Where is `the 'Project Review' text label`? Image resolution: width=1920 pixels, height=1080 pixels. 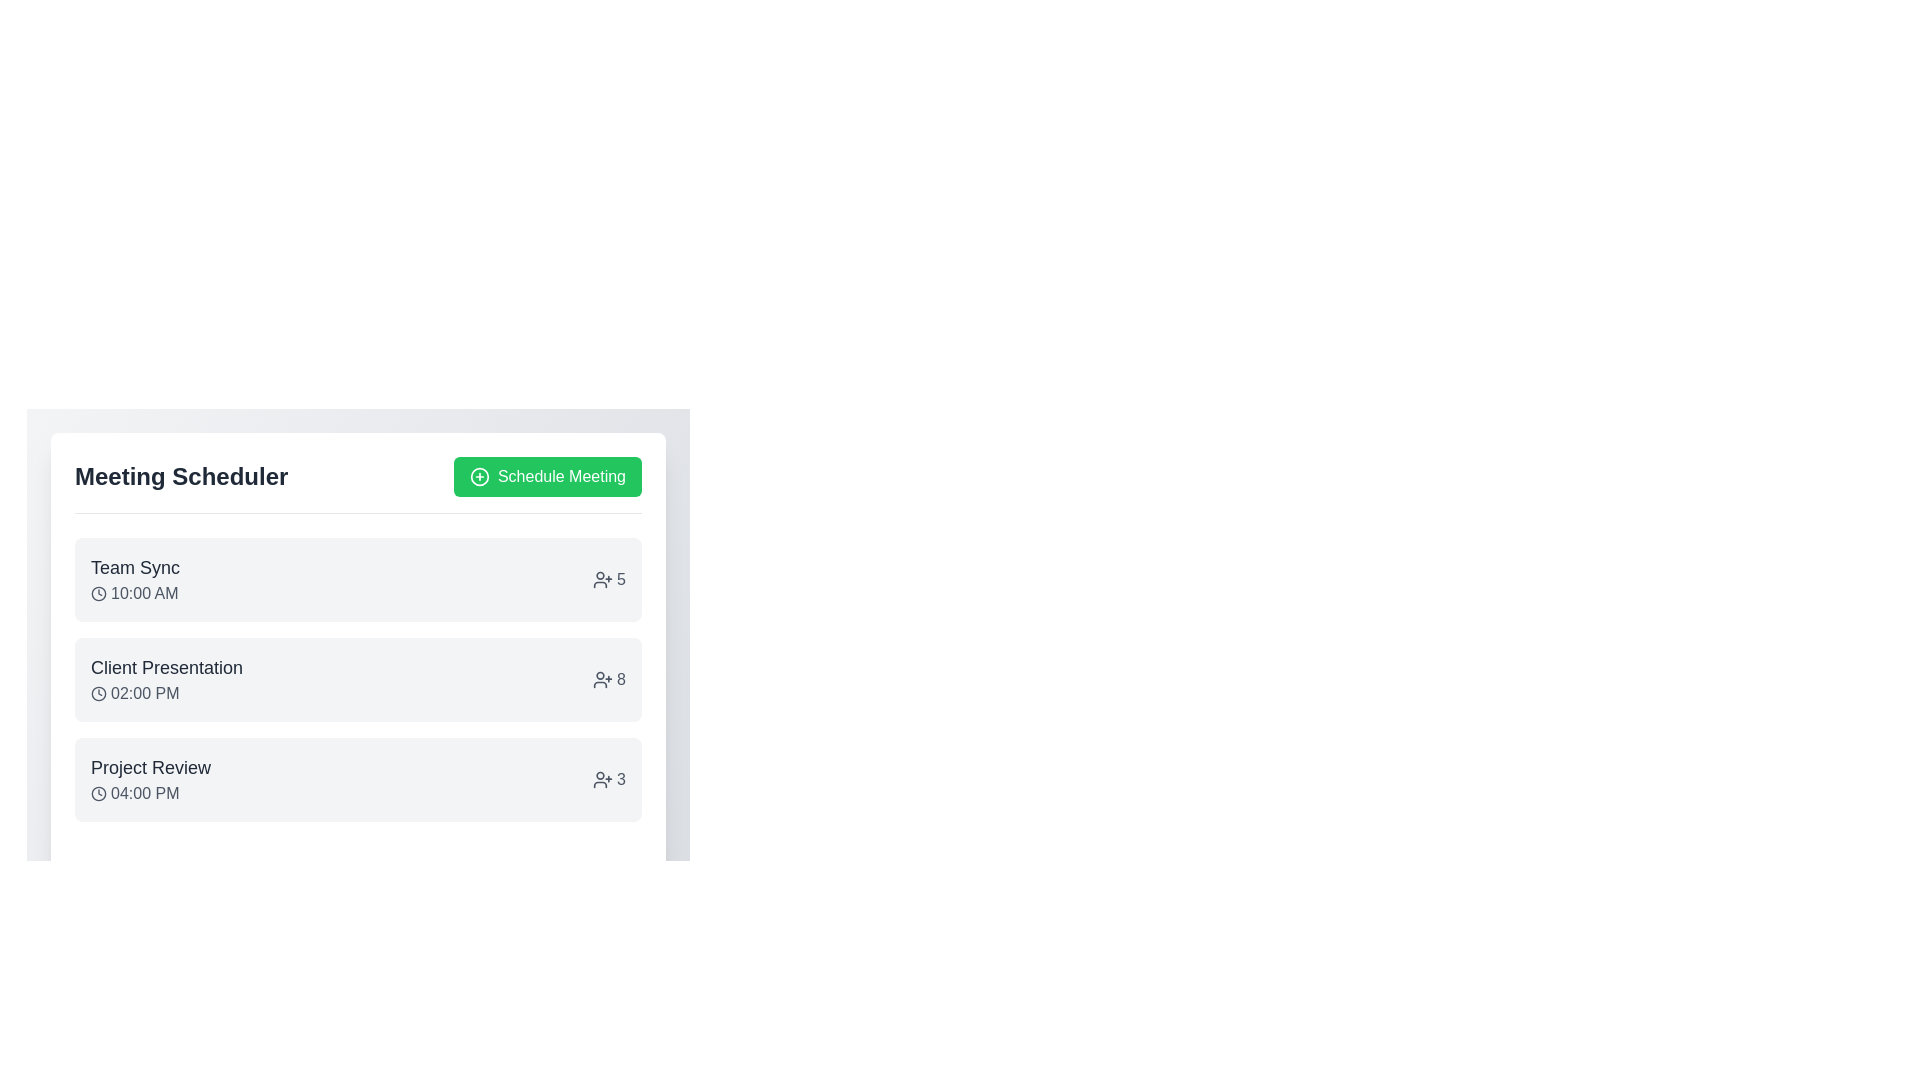
the 'Project Review' text label is located at coordinates (149, 778).